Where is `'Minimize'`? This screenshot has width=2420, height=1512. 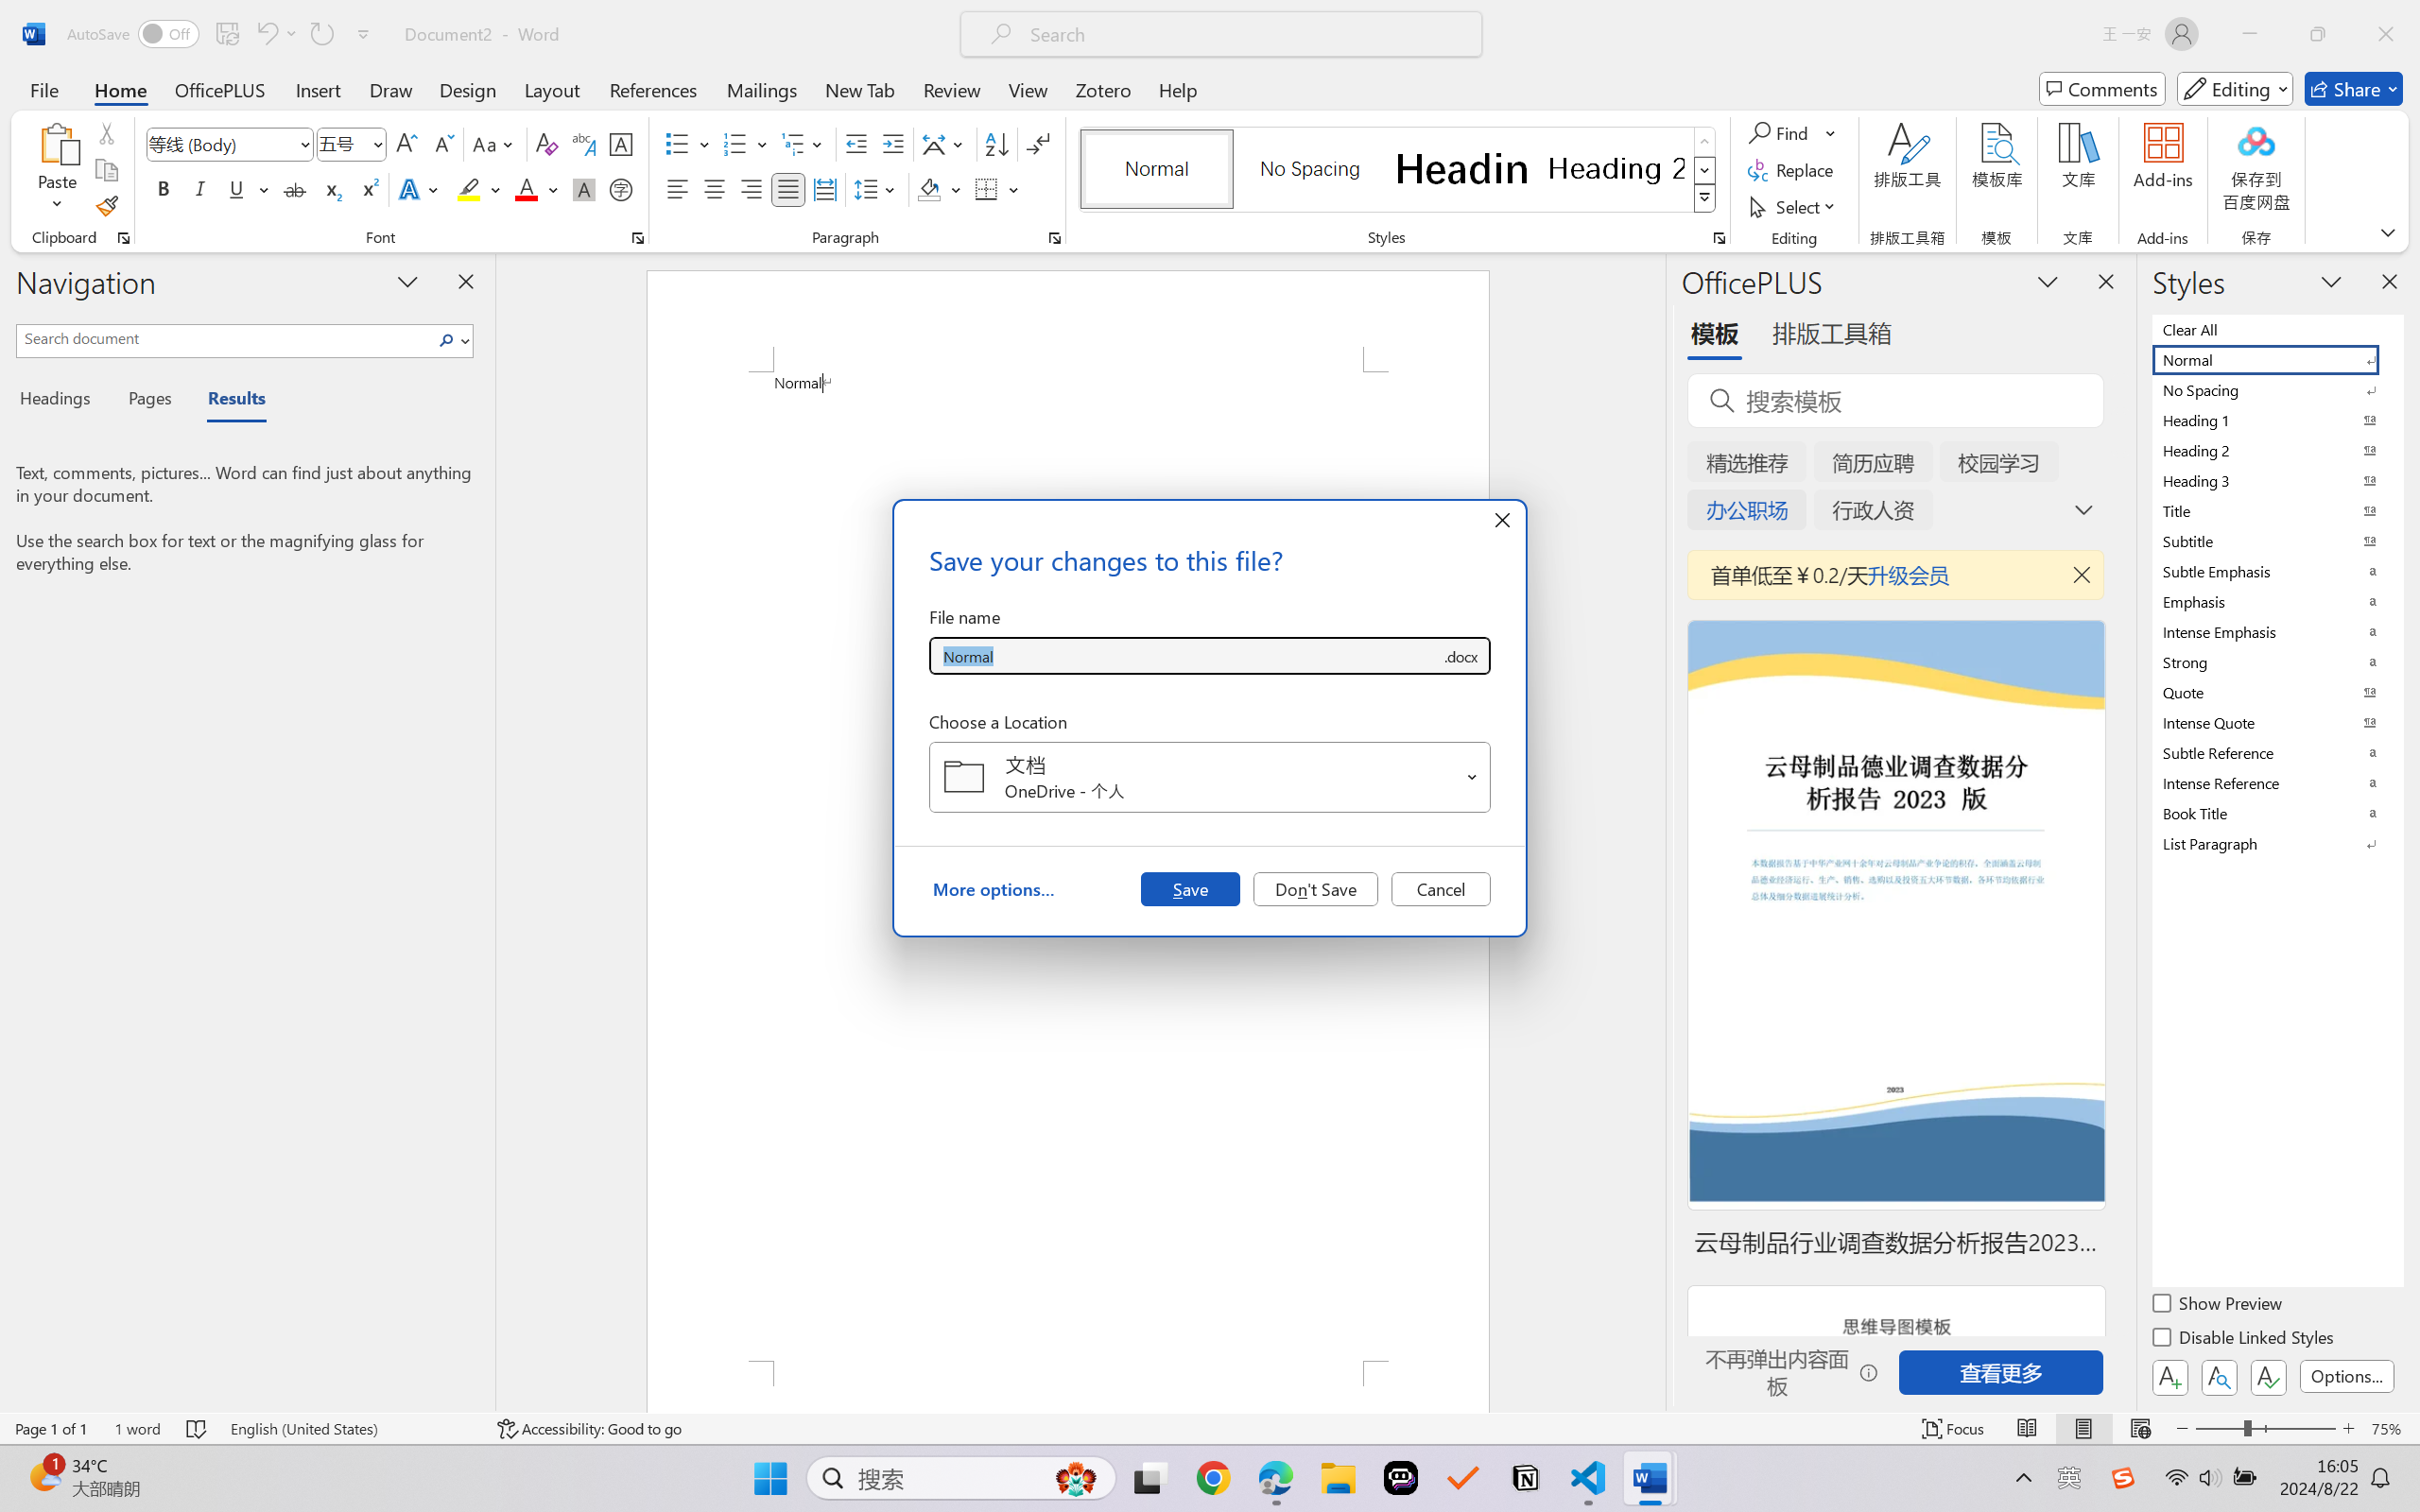
'Minimize' is located at coordinates (2250, 33).